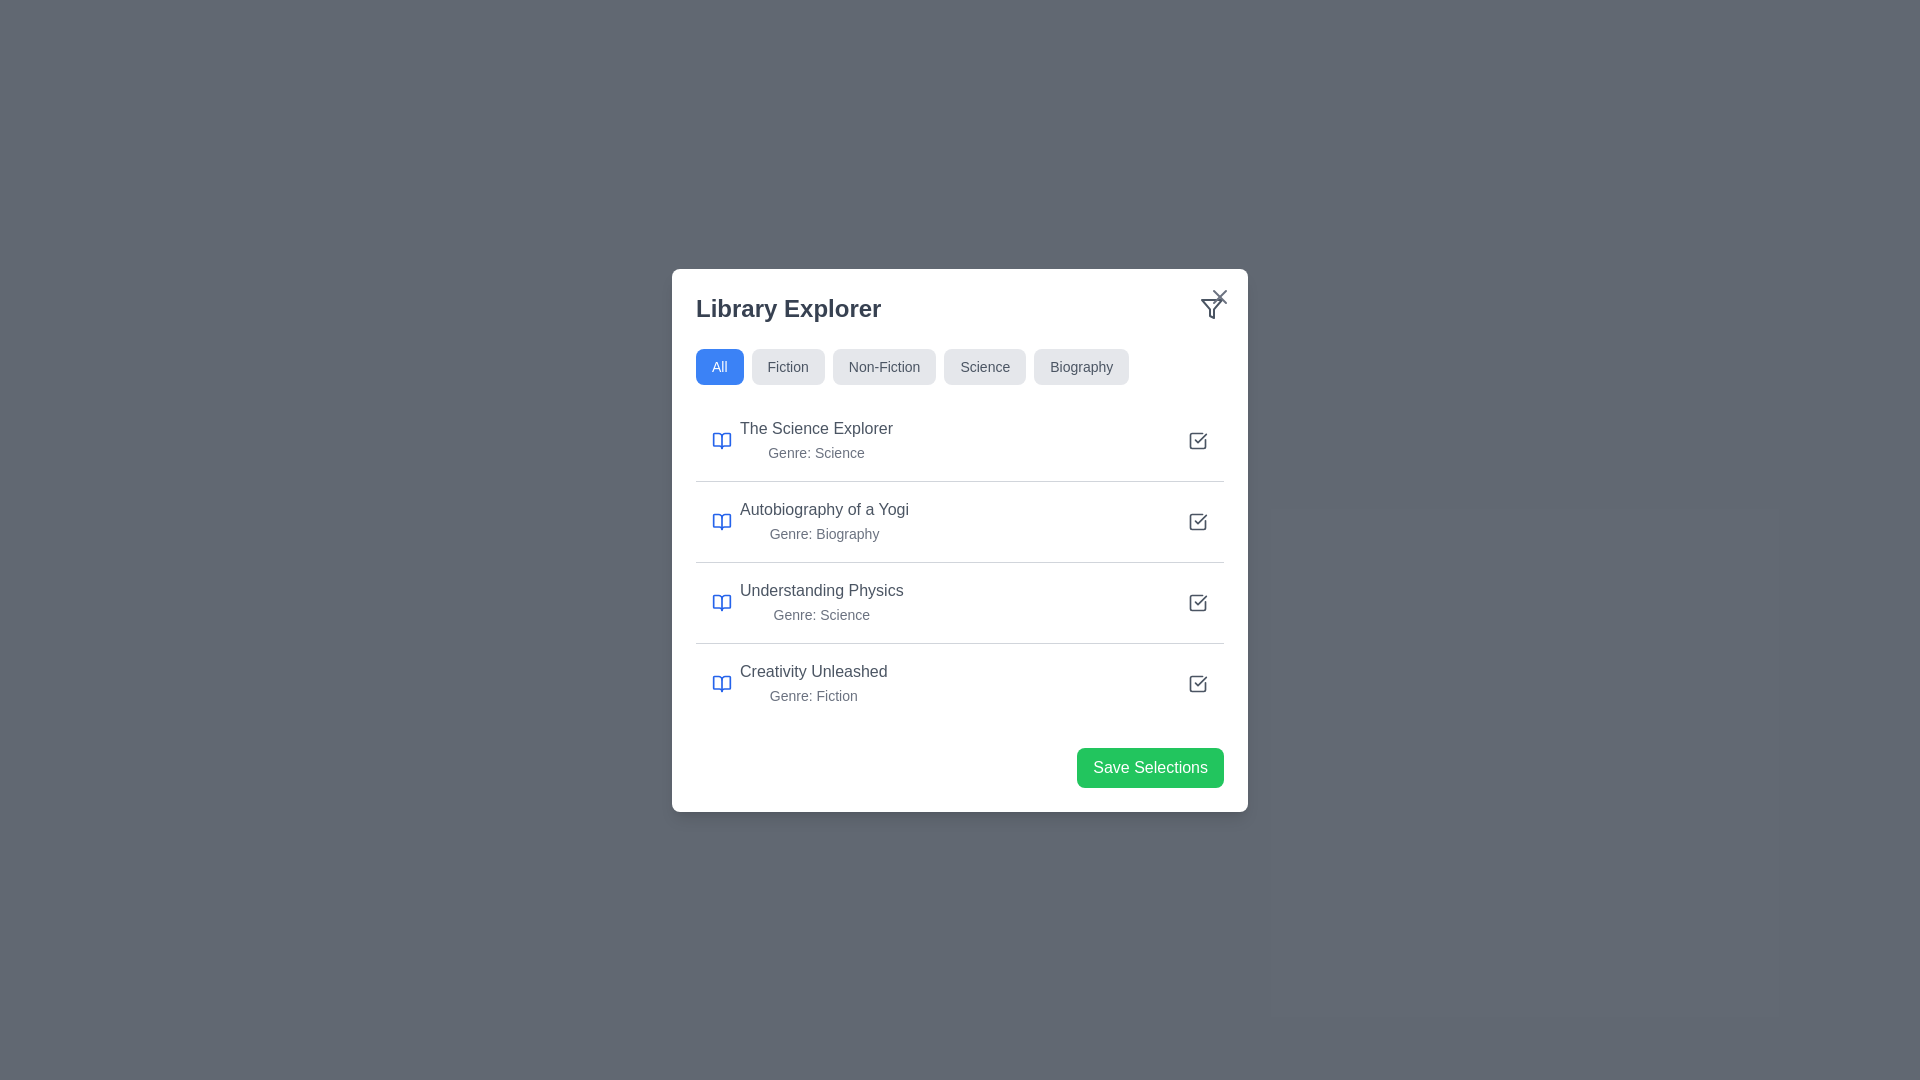 The image size is (1920, 1080). Describe the element at coordinates (1080, 366) in the screenshot. I see `the 'Biography' tab in the horizontal navigation bar to filter the category` at that location.